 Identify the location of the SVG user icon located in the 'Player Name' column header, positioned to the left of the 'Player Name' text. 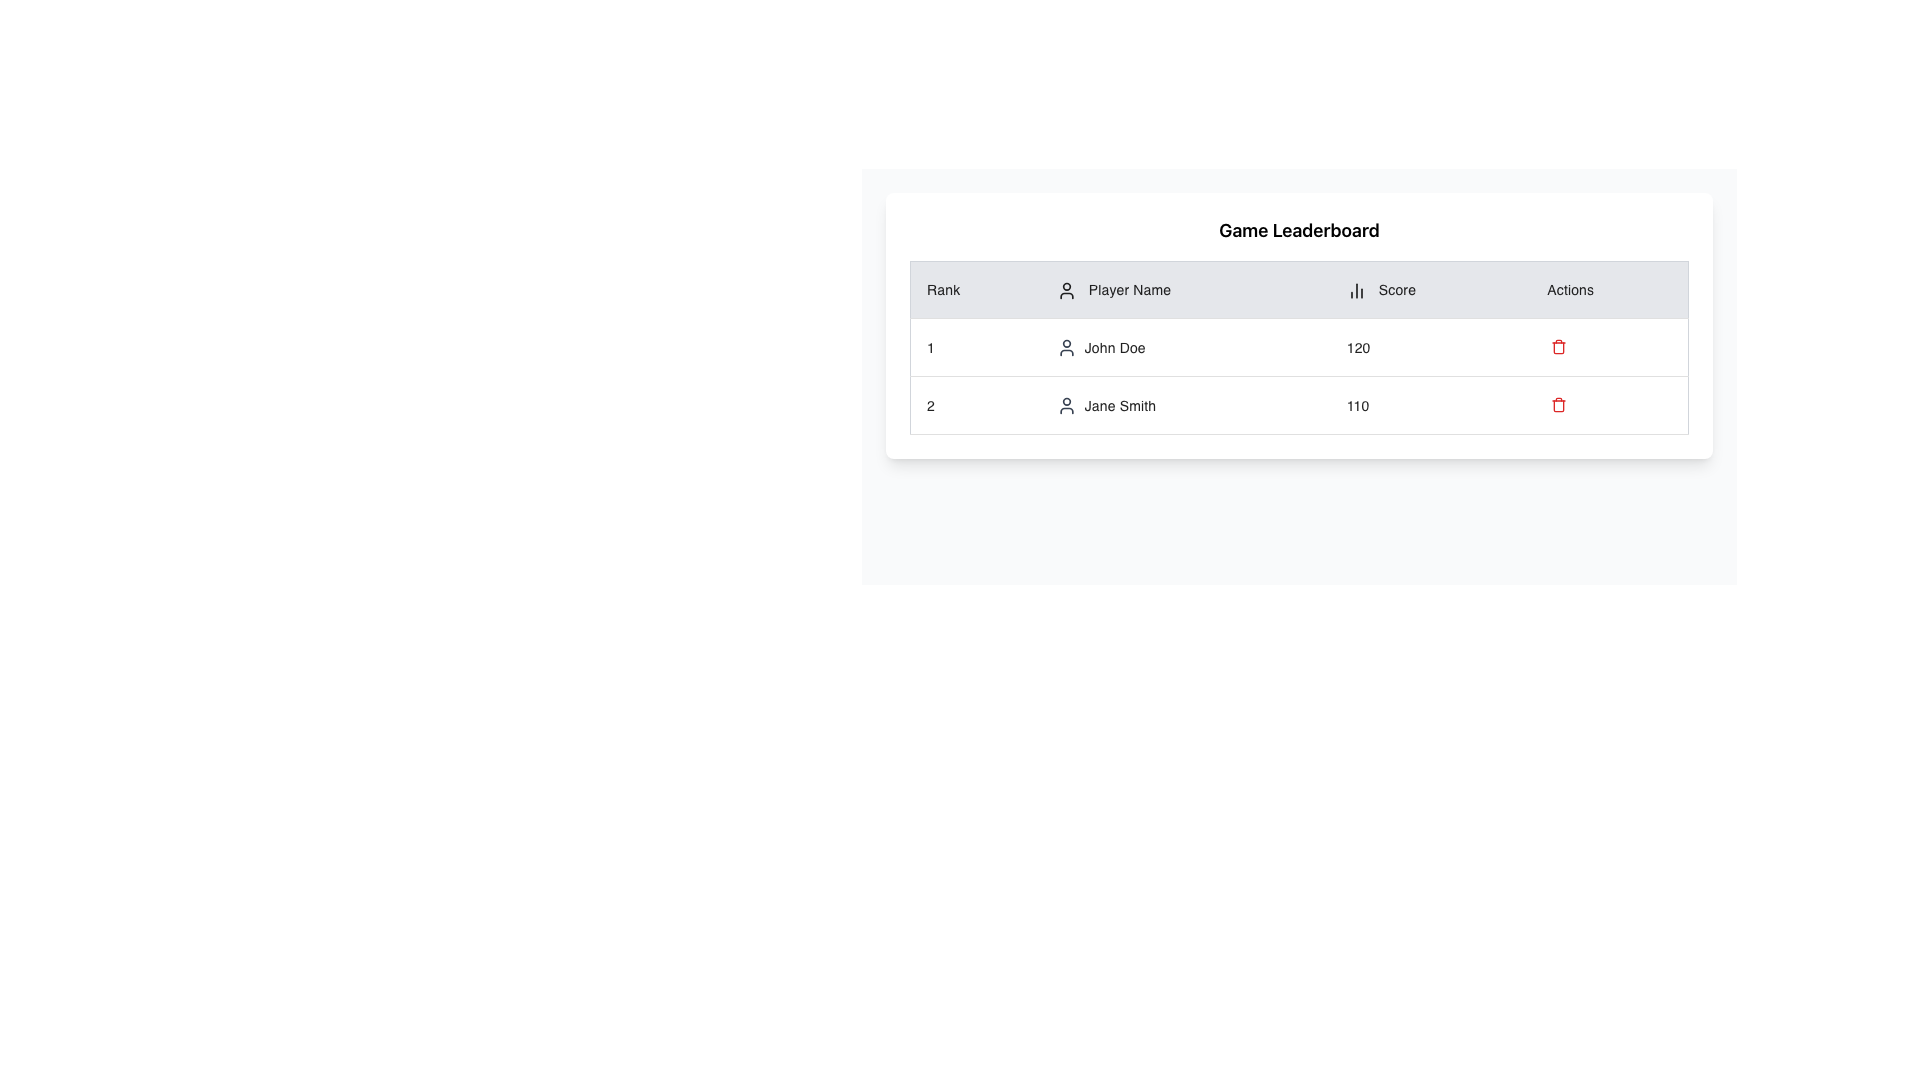
(1065, 291).